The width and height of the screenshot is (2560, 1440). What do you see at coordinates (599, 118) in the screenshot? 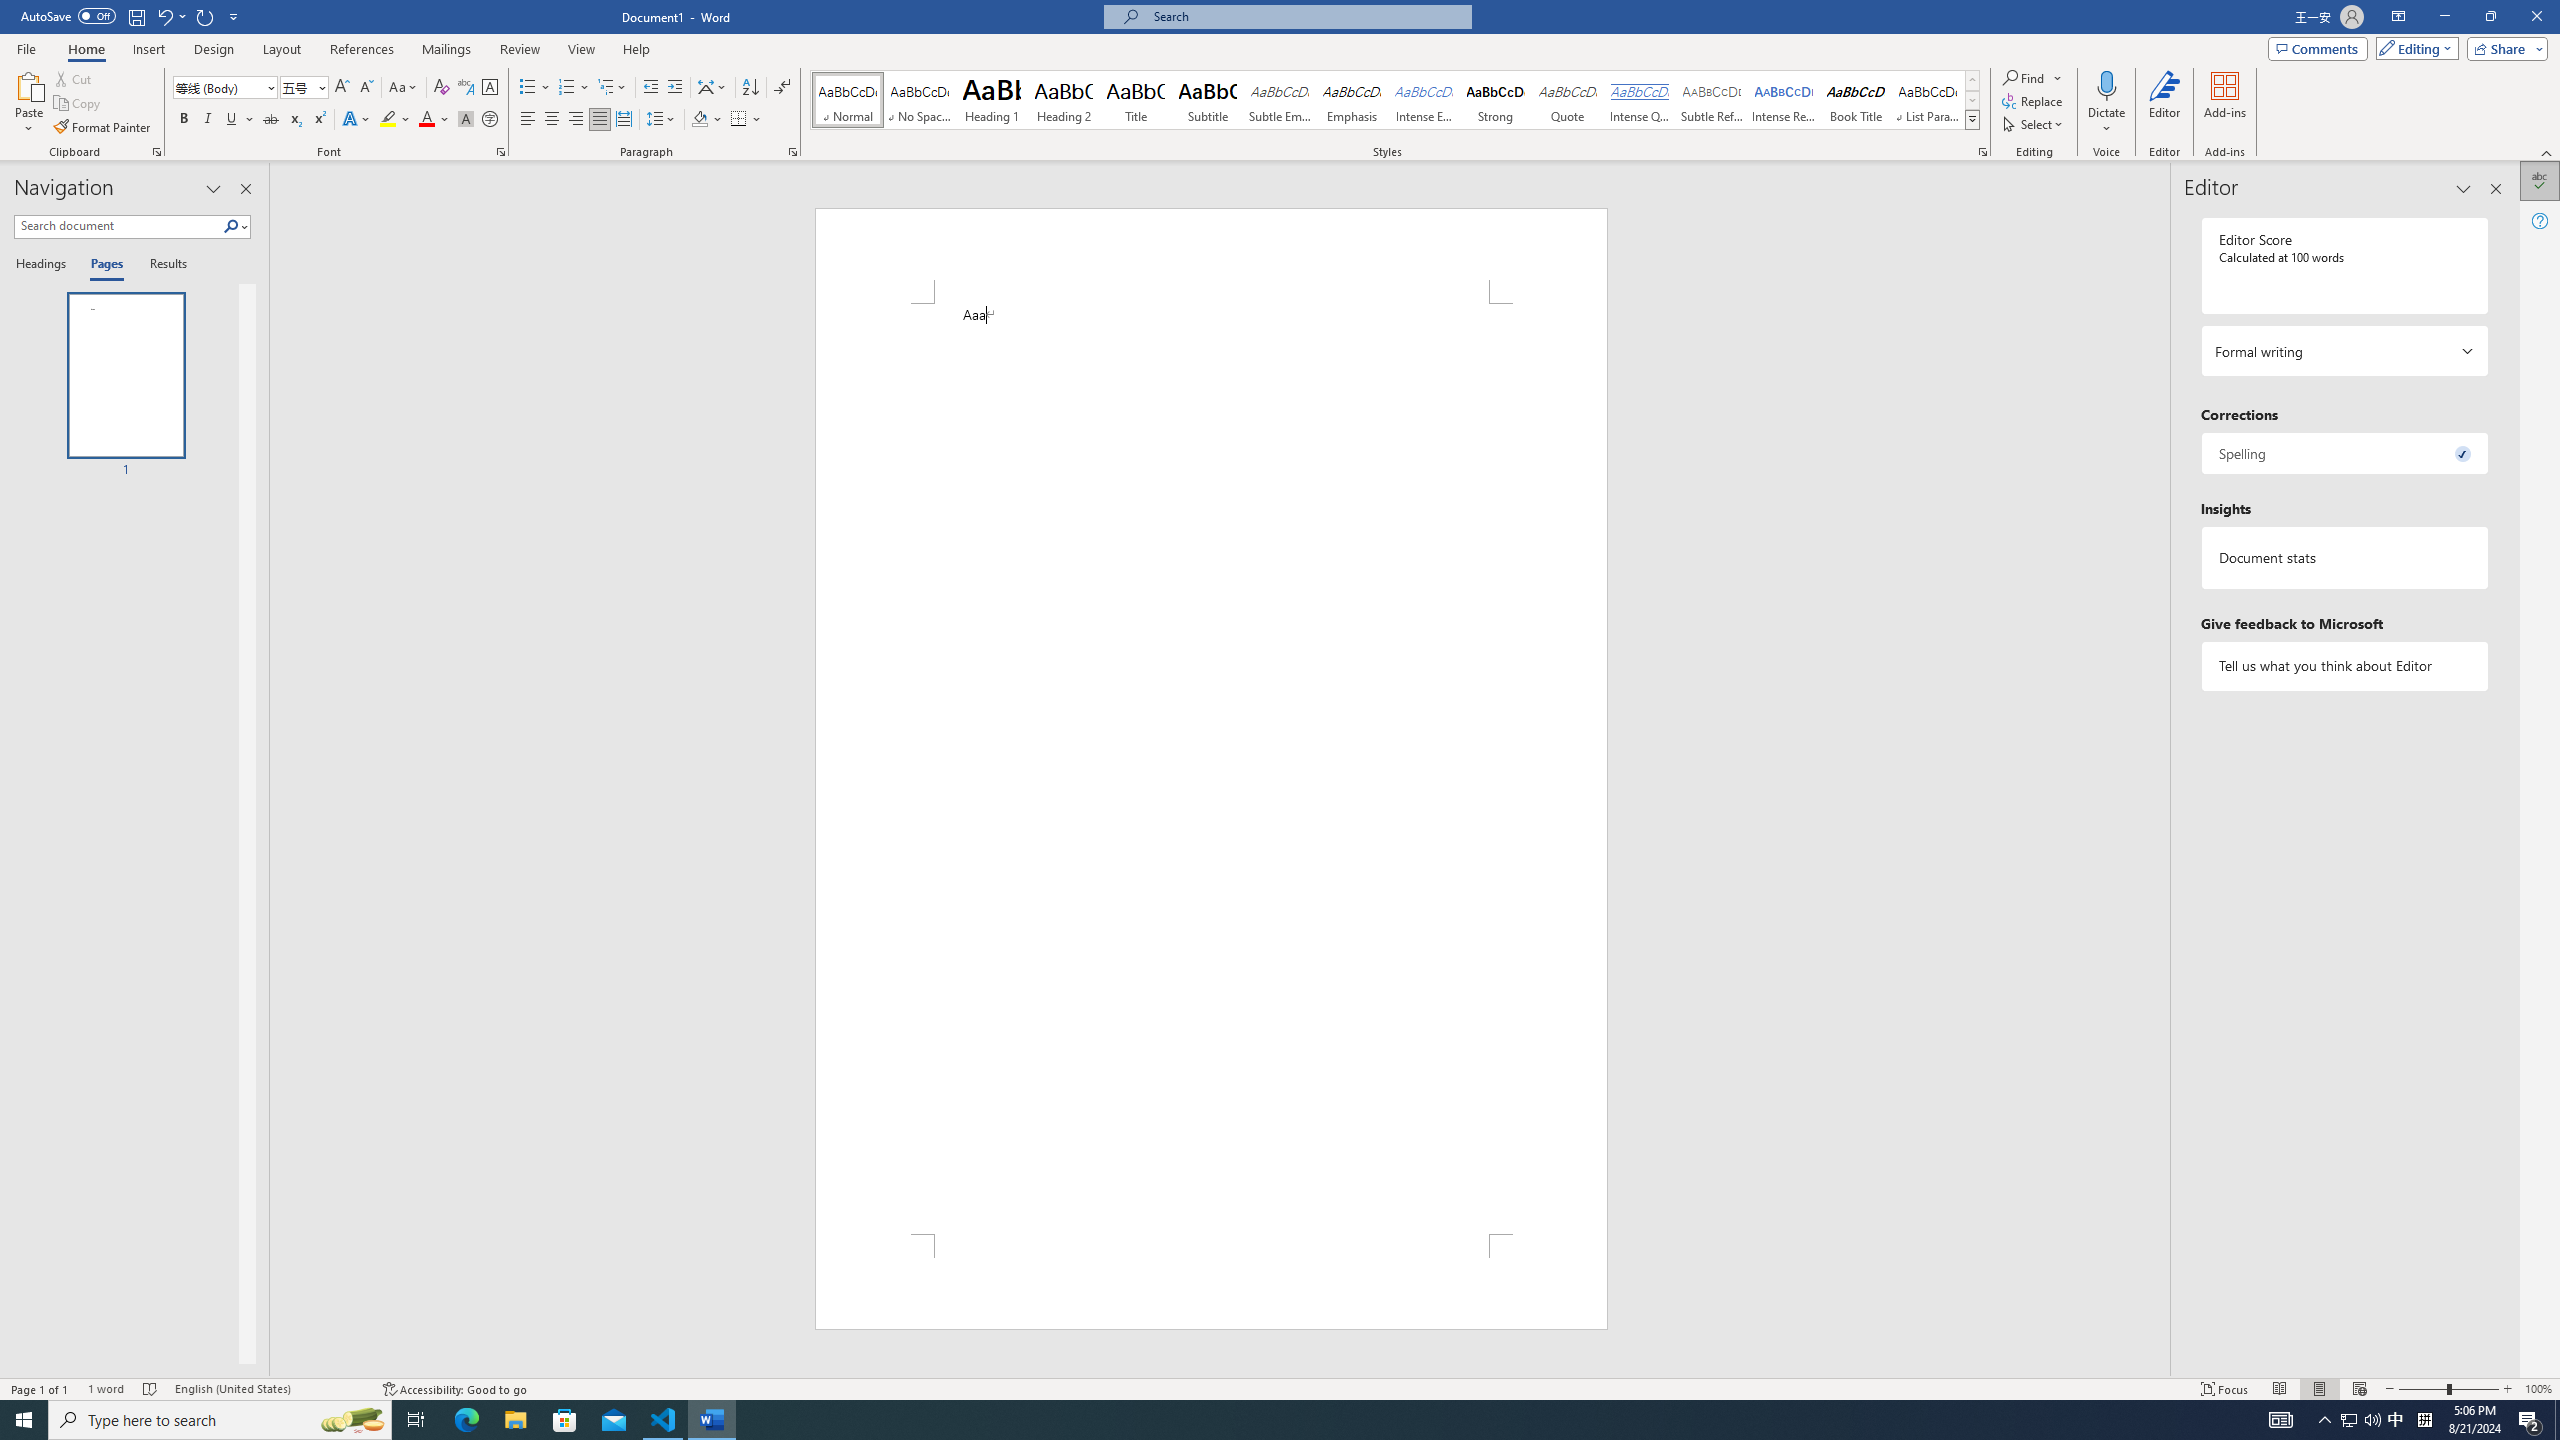
I see `'Justify'` at bounding box center [599, 118].